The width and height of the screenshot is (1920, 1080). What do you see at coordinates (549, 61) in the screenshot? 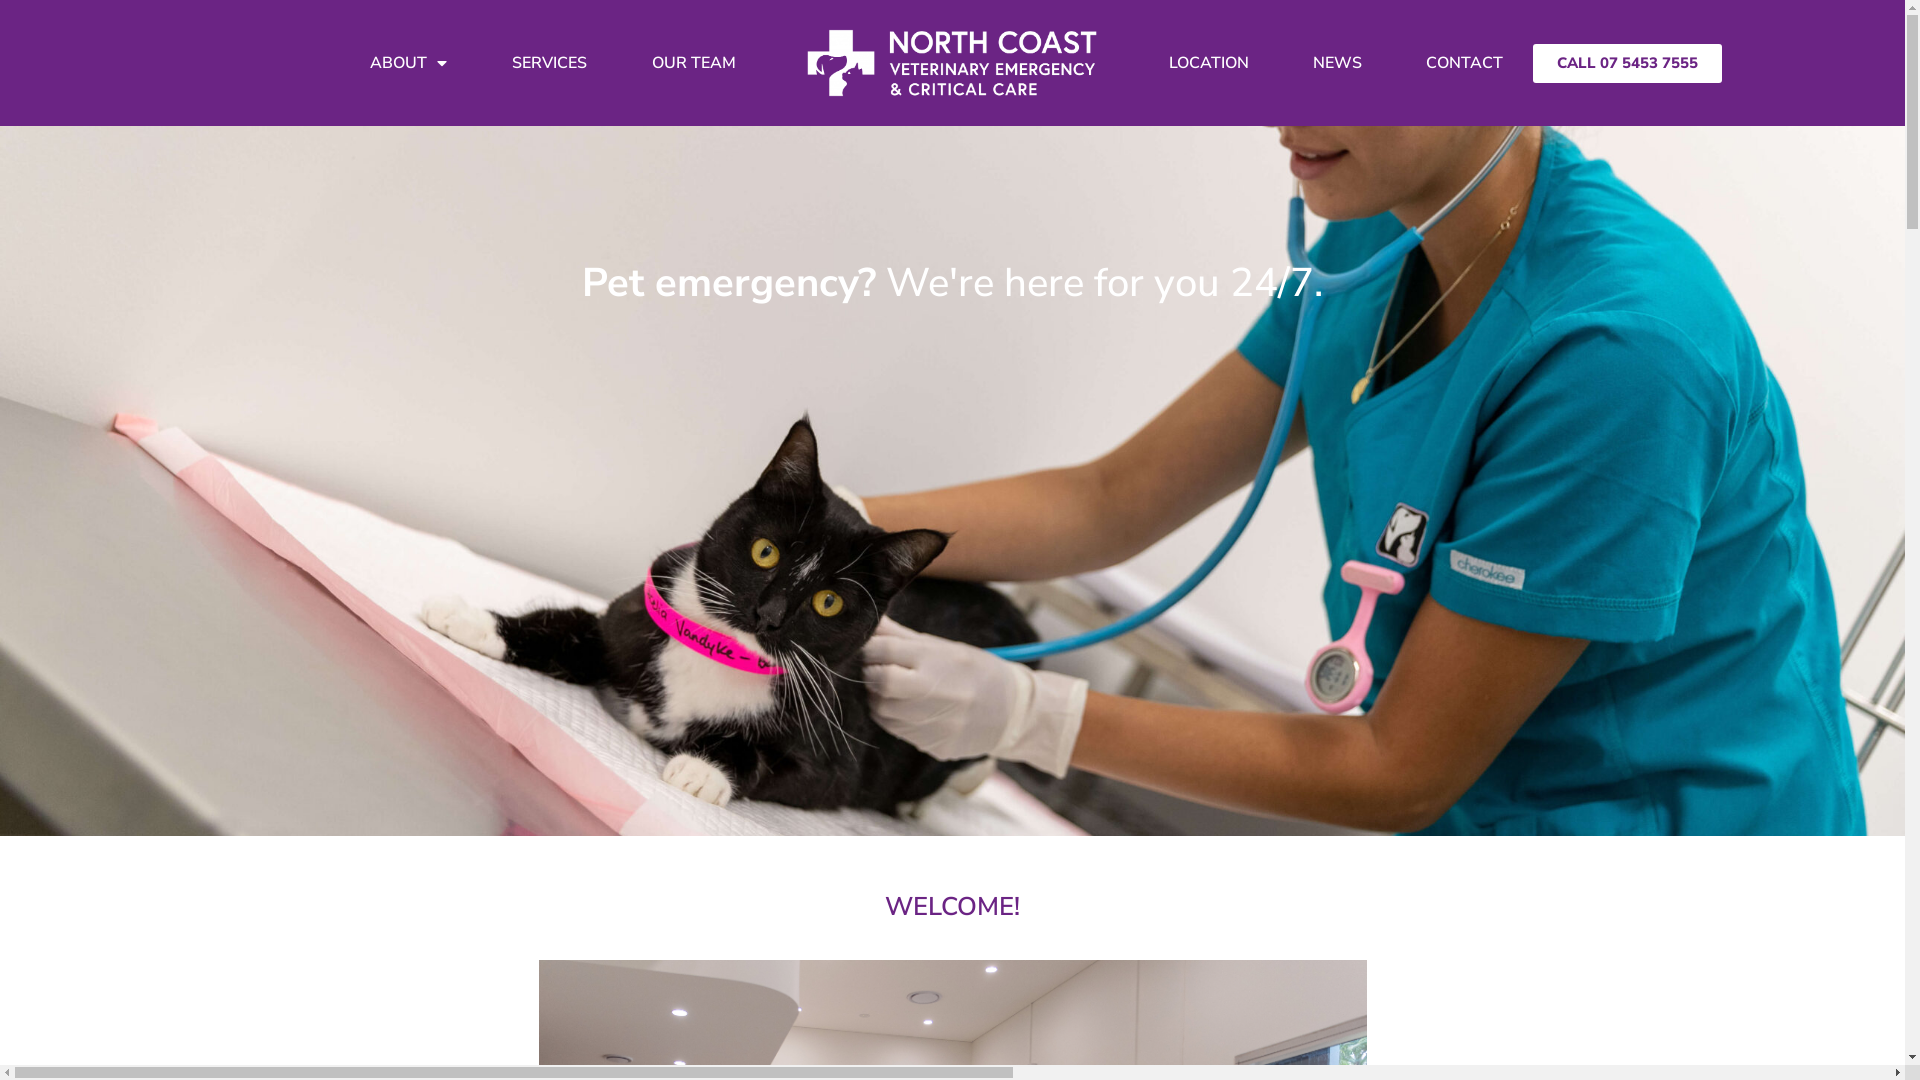
I see `'SERVICES'` at bounding box center [549, 61].